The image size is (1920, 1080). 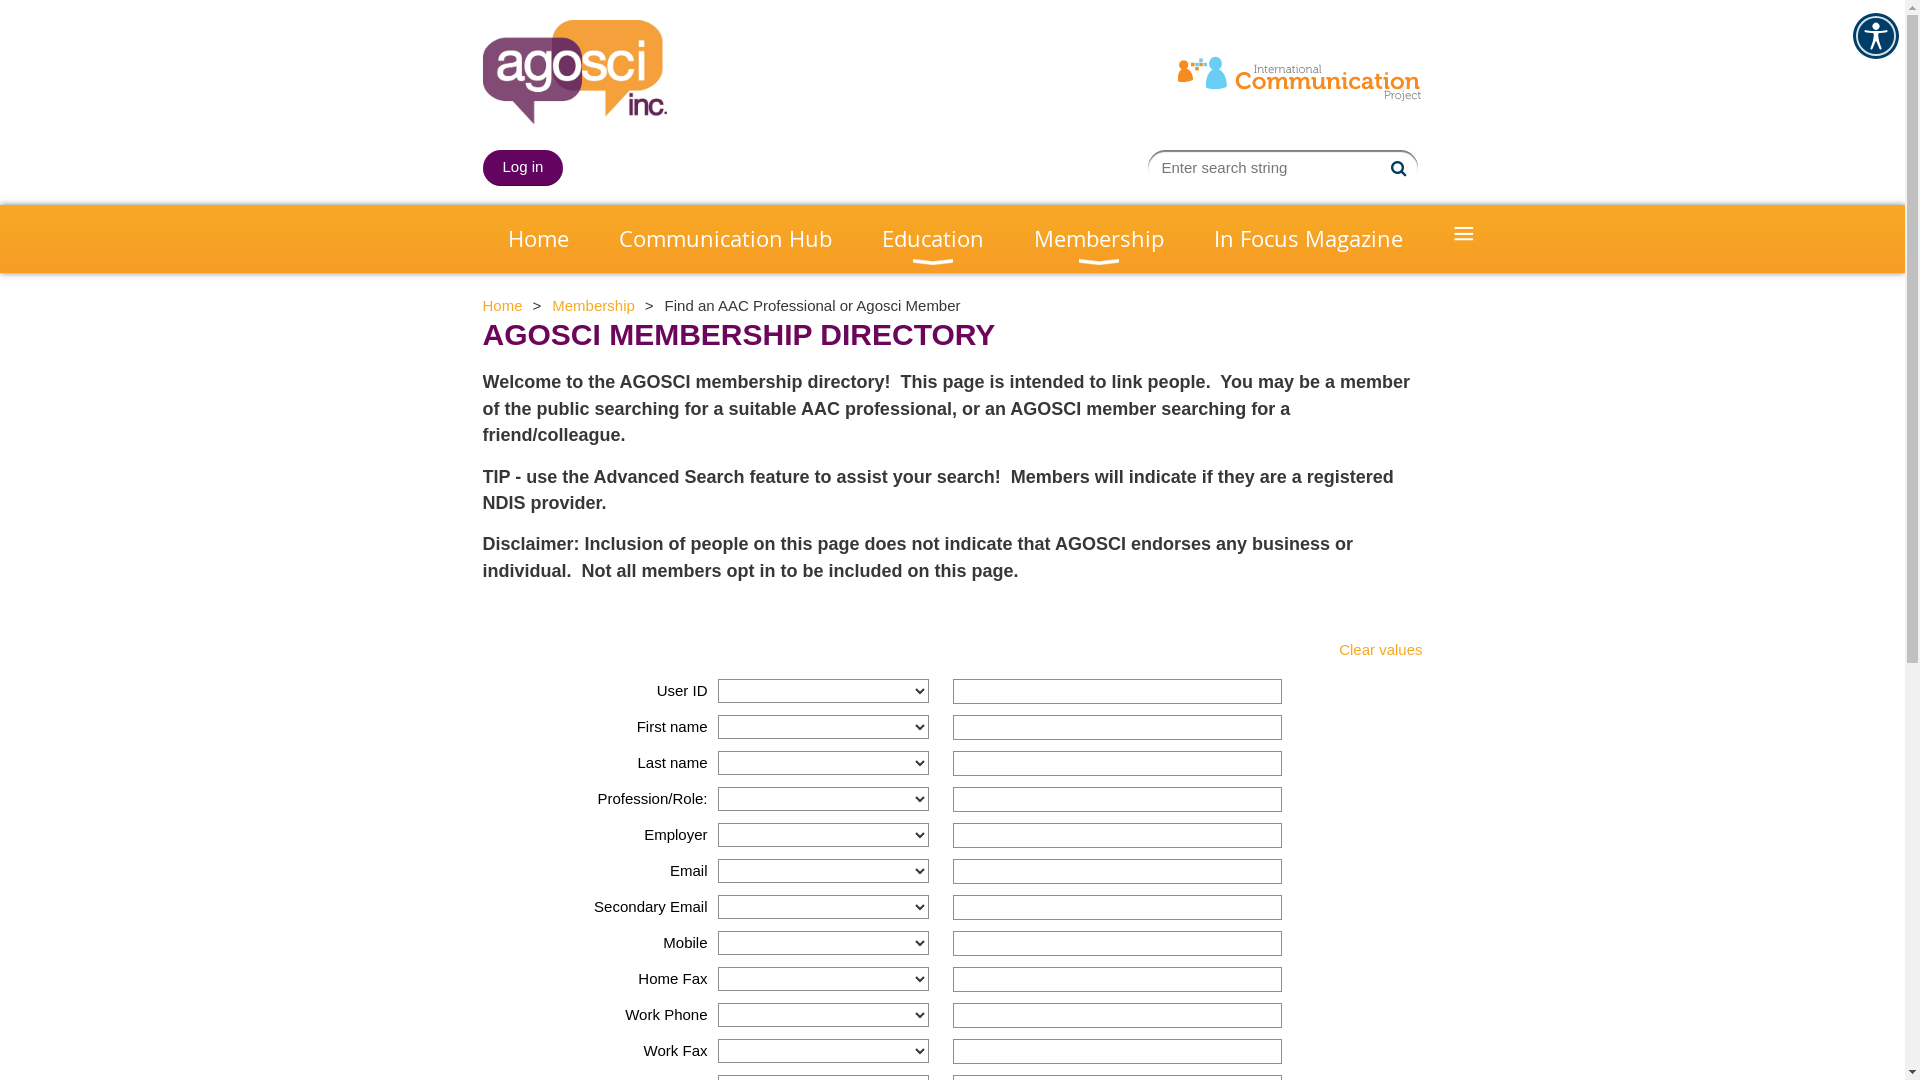 I want to click on 'In Focus Magazine', so click(x=1307, y=238).